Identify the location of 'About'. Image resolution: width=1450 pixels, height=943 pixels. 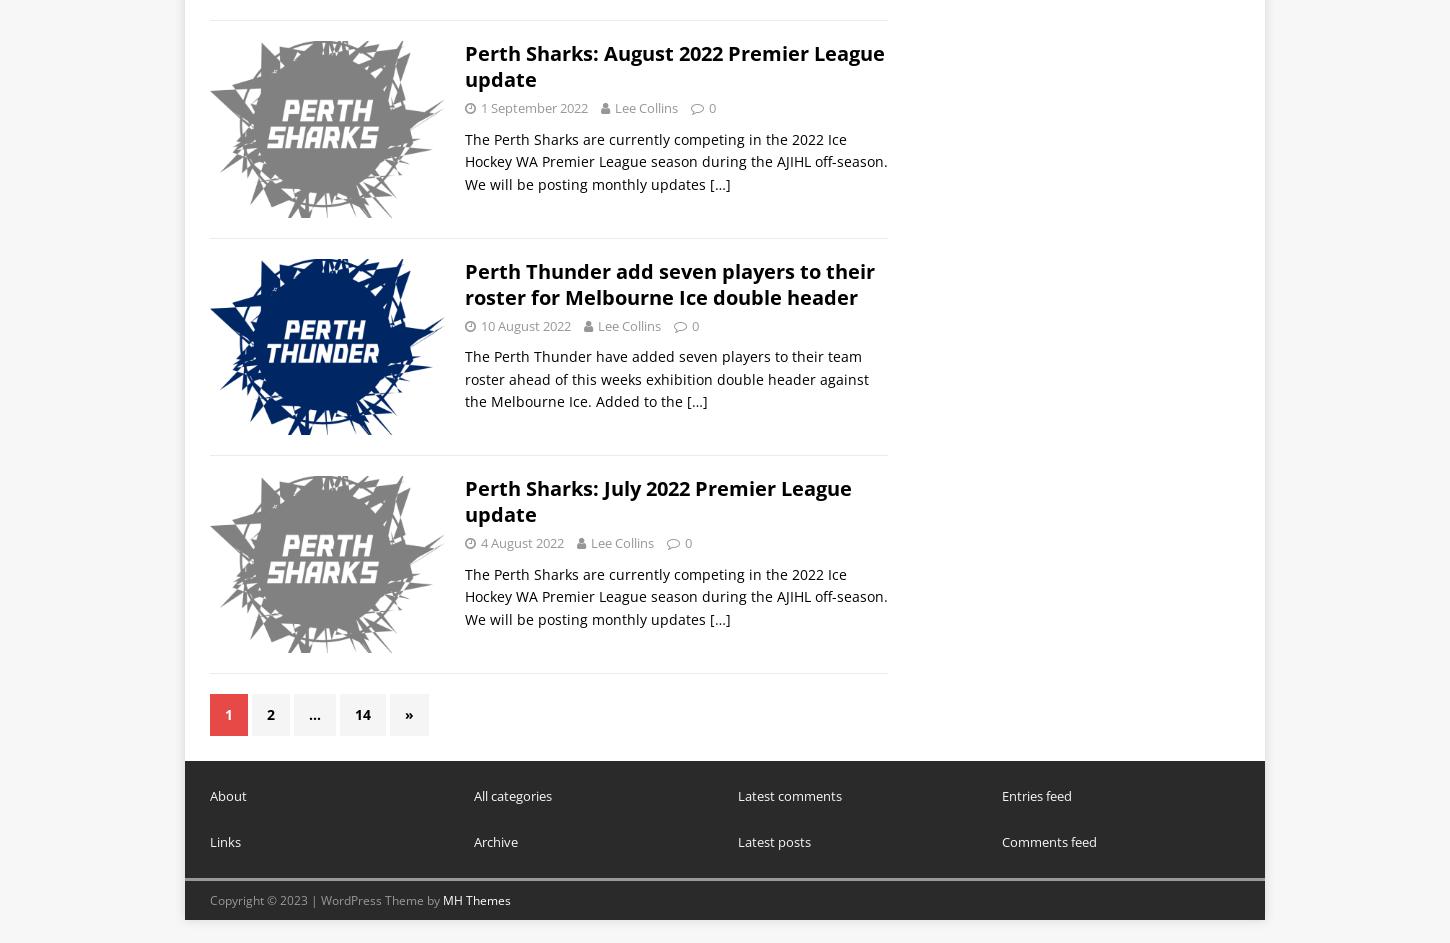
(227, 794).